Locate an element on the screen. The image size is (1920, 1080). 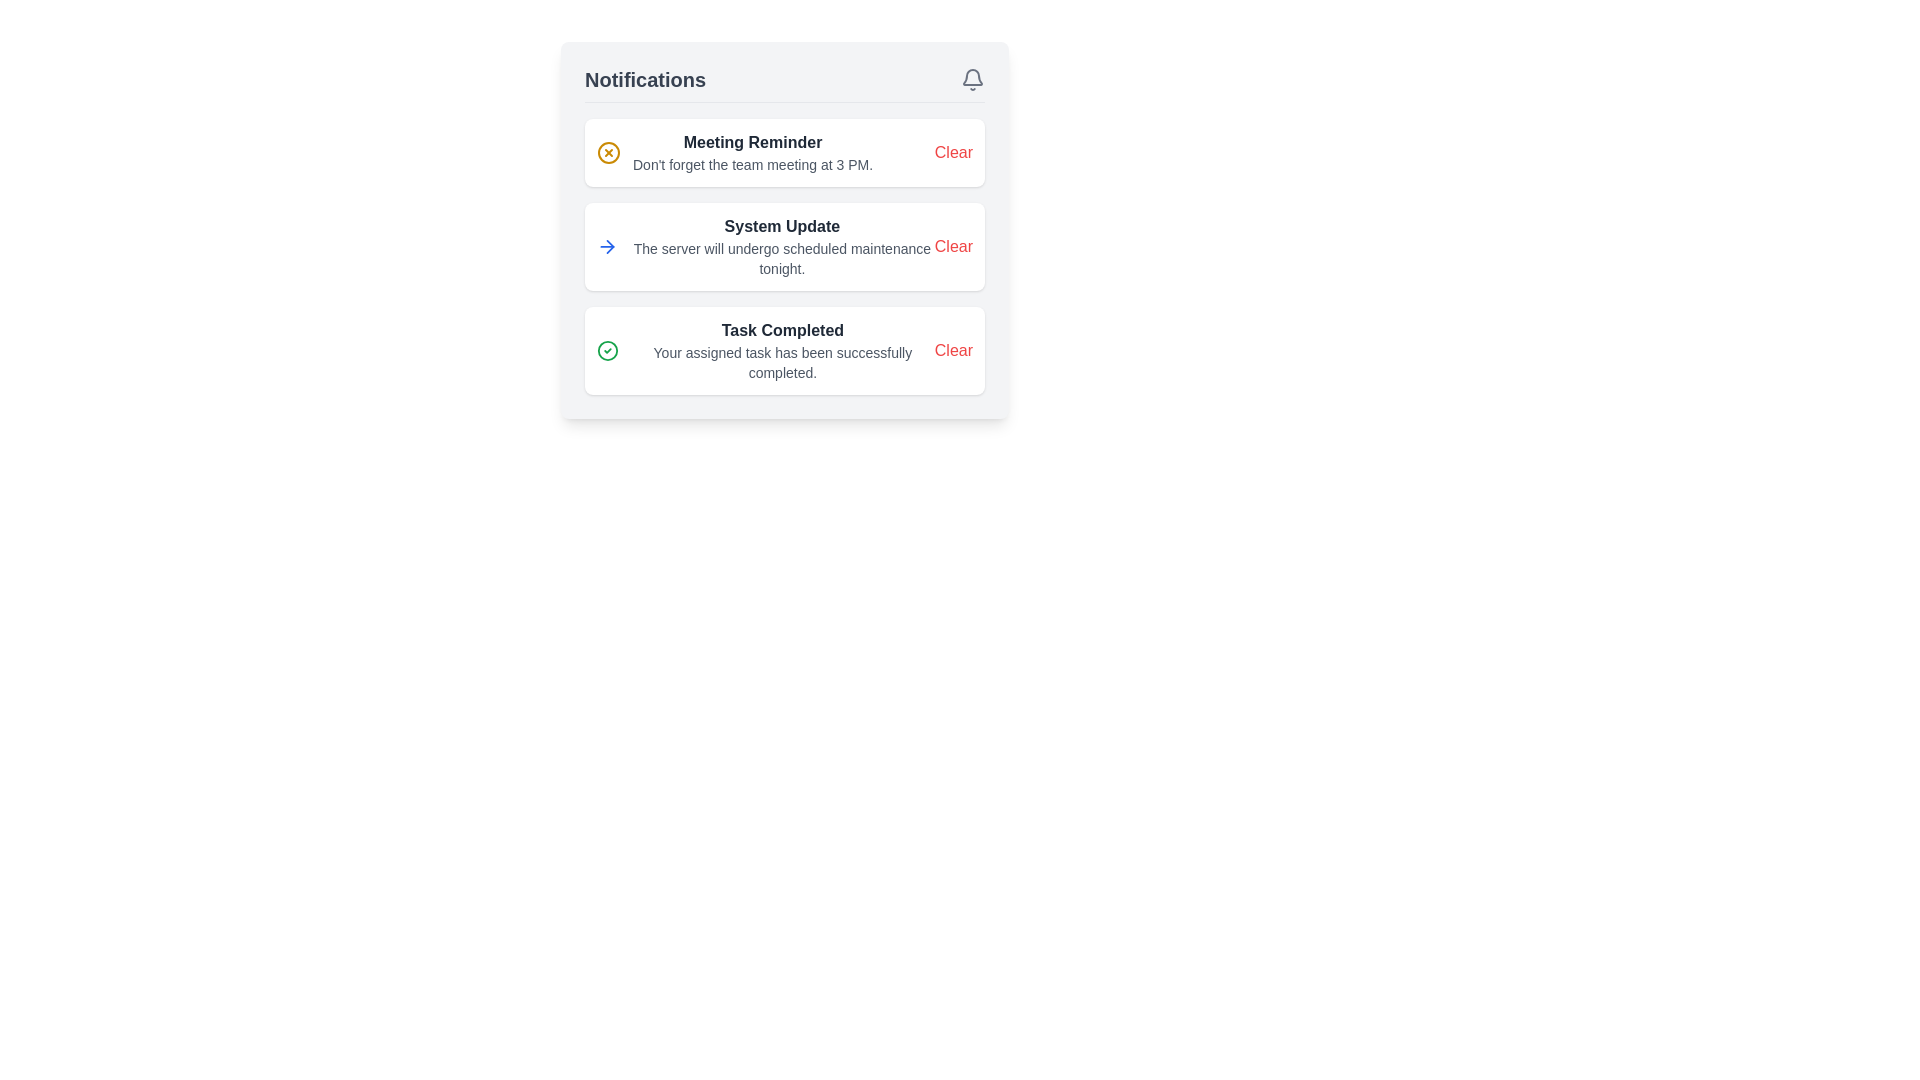
the 'Clear' button located at the extreme right of the notification card is located at coordinates (952, 245).